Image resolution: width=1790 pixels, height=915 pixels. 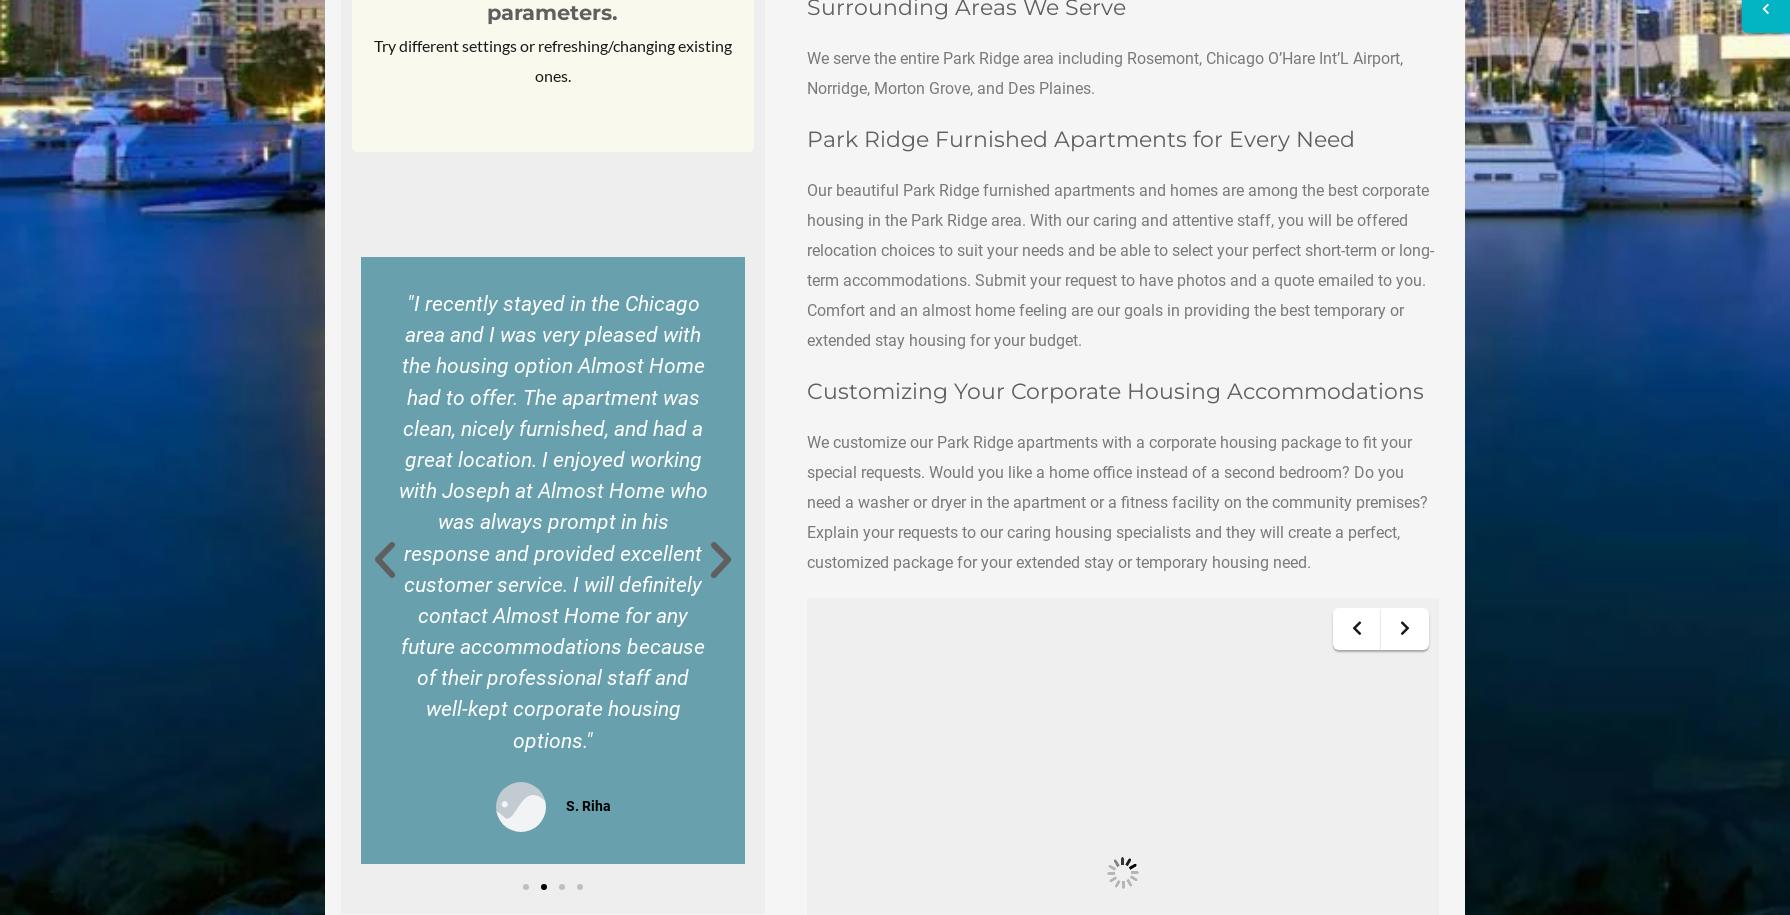 I want to click on 'M. Gingras', so click(x=193, y=556).